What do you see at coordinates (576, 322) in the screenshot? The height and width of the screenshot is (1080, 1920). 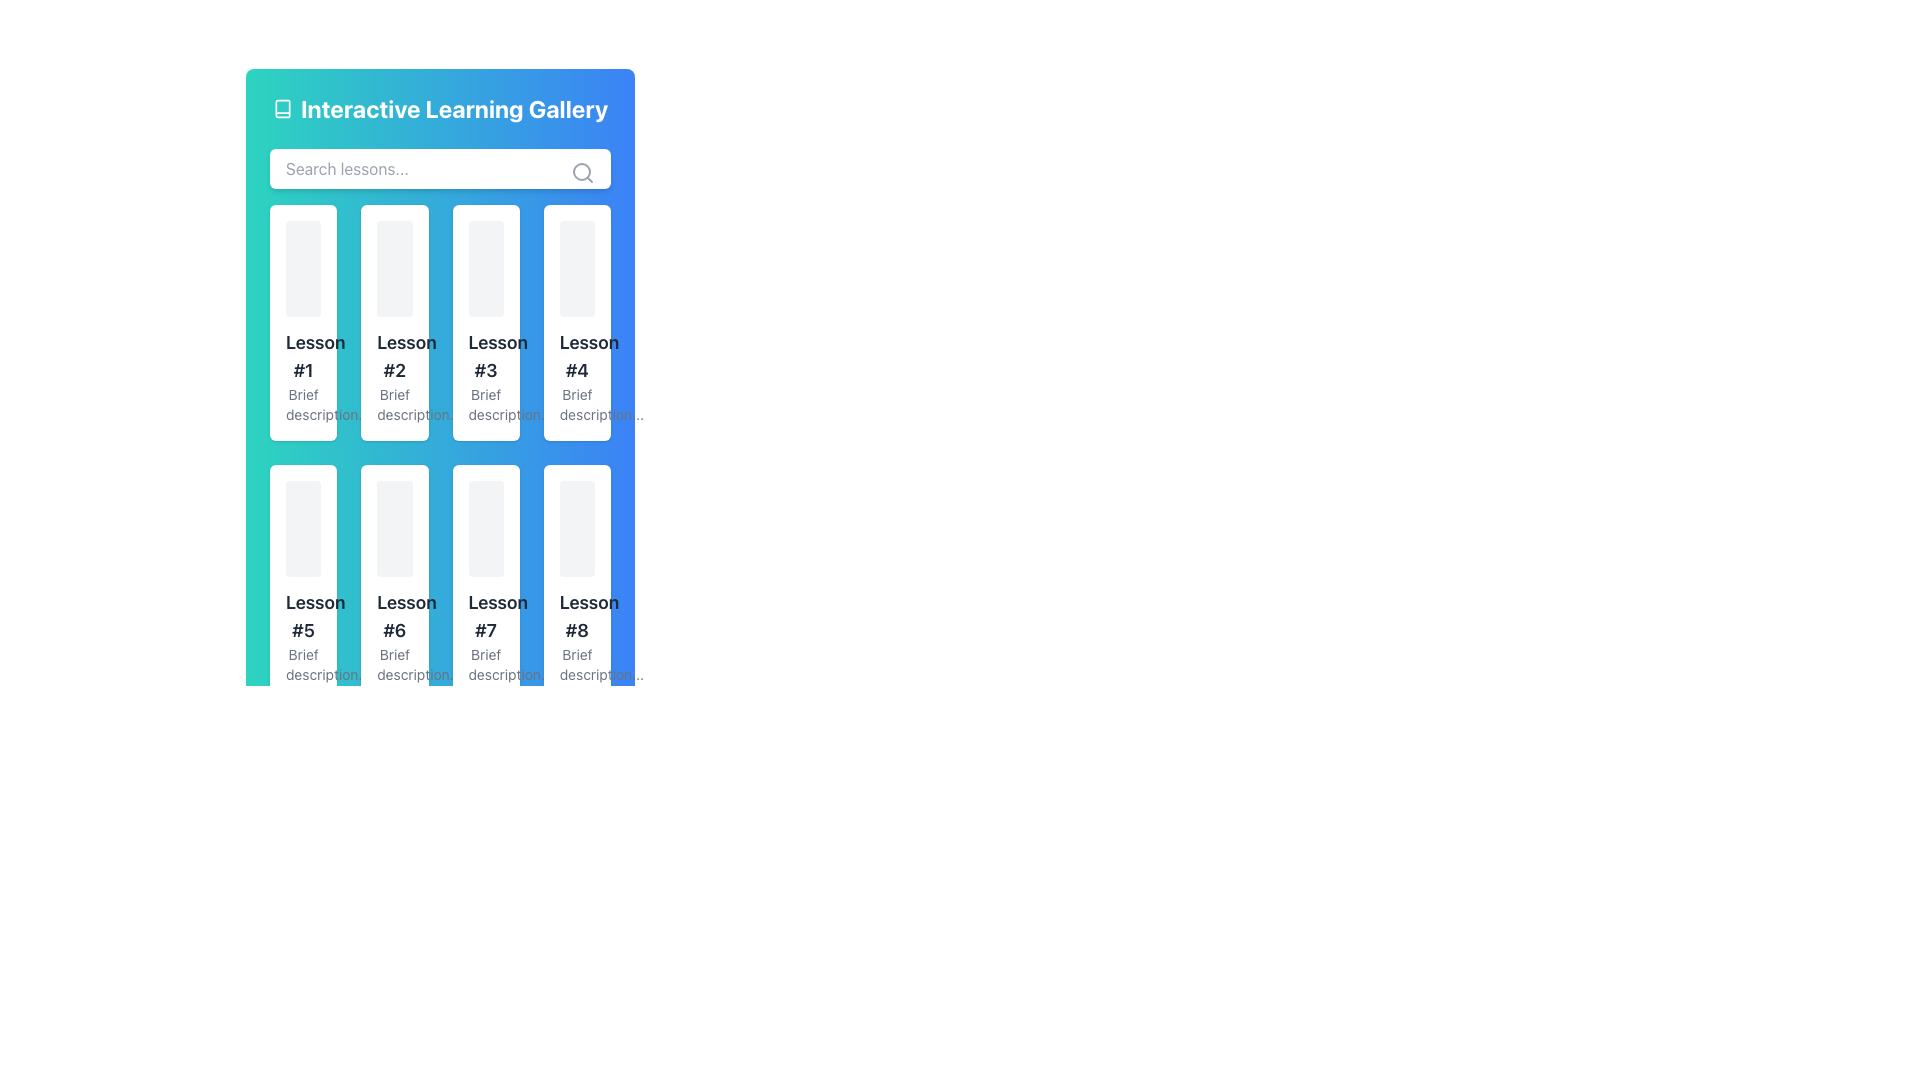 I see `the rectangular card with a white background and rounded corners that displays 'Lesson #4' in bold` at bounding box center [576, 322].